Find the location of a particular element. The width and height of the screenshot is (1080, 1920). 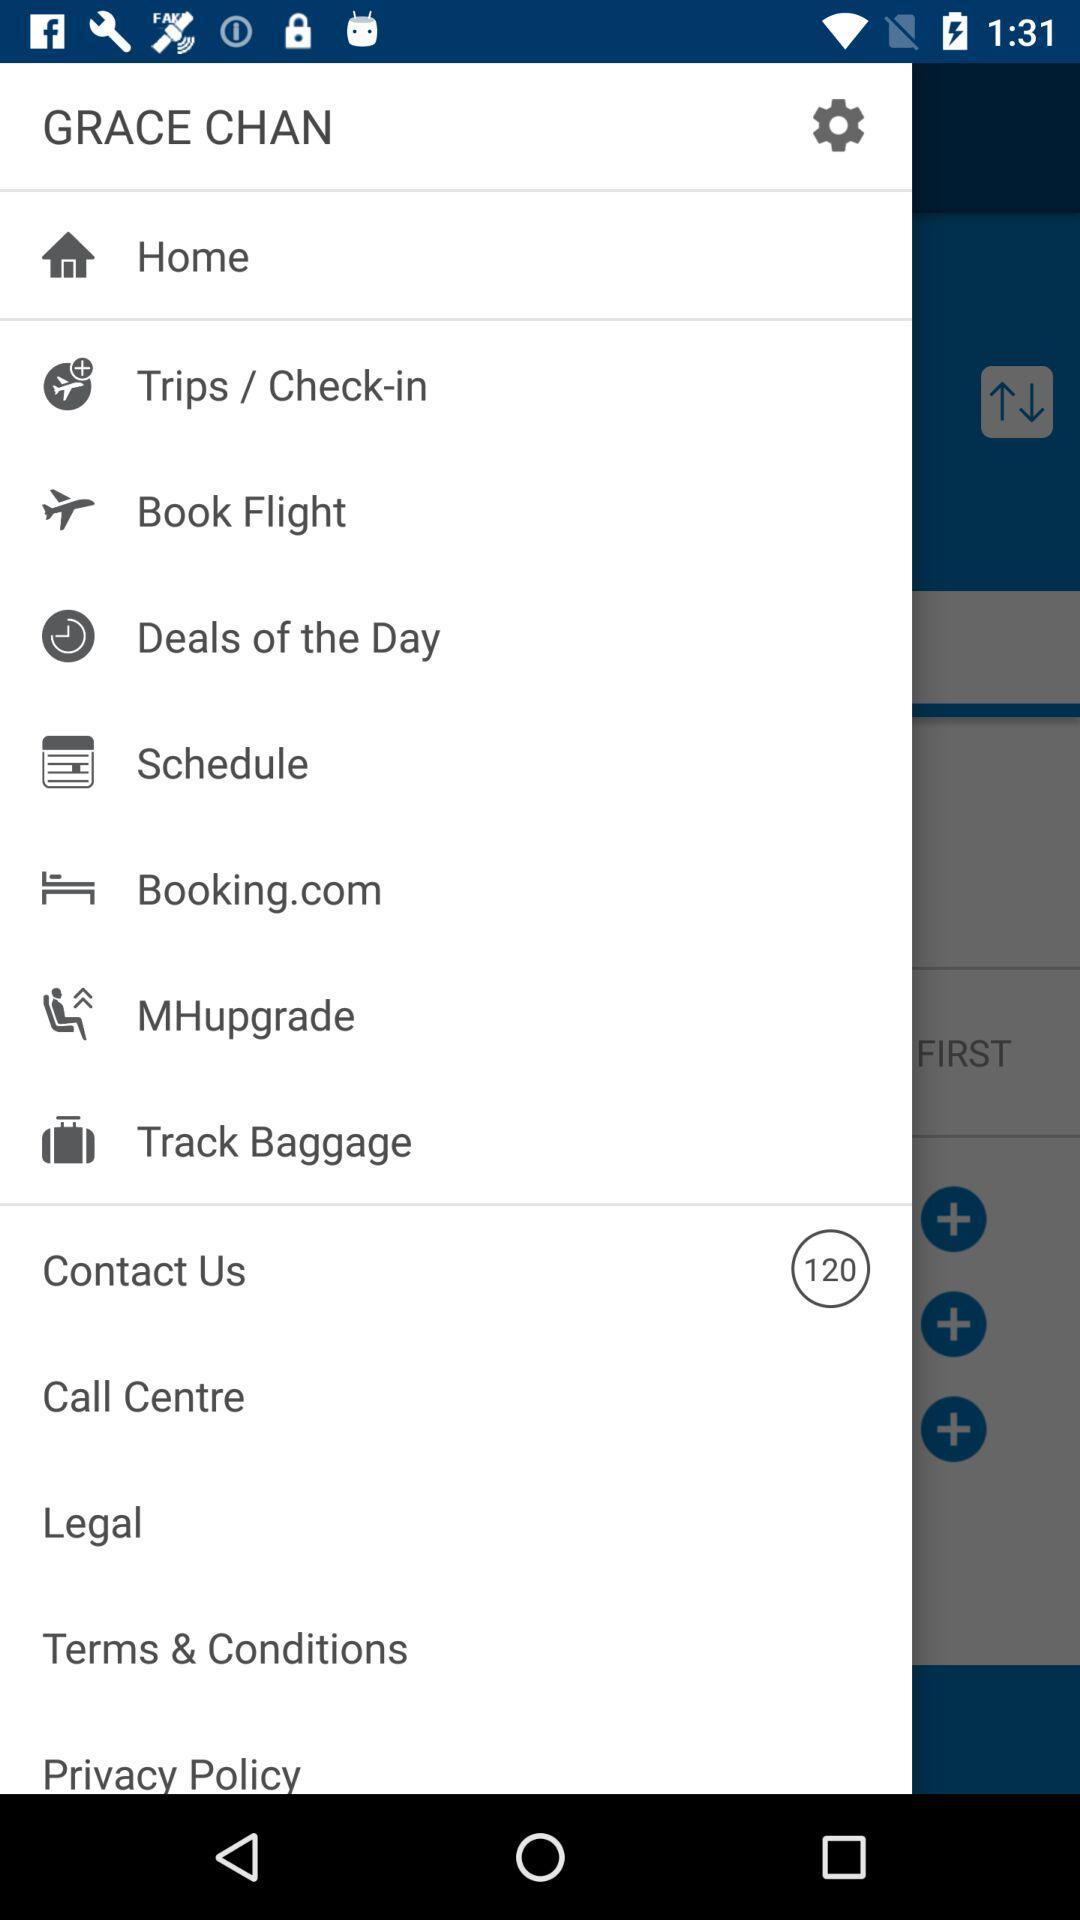

the add icon is located at coordinates (952, 1218).